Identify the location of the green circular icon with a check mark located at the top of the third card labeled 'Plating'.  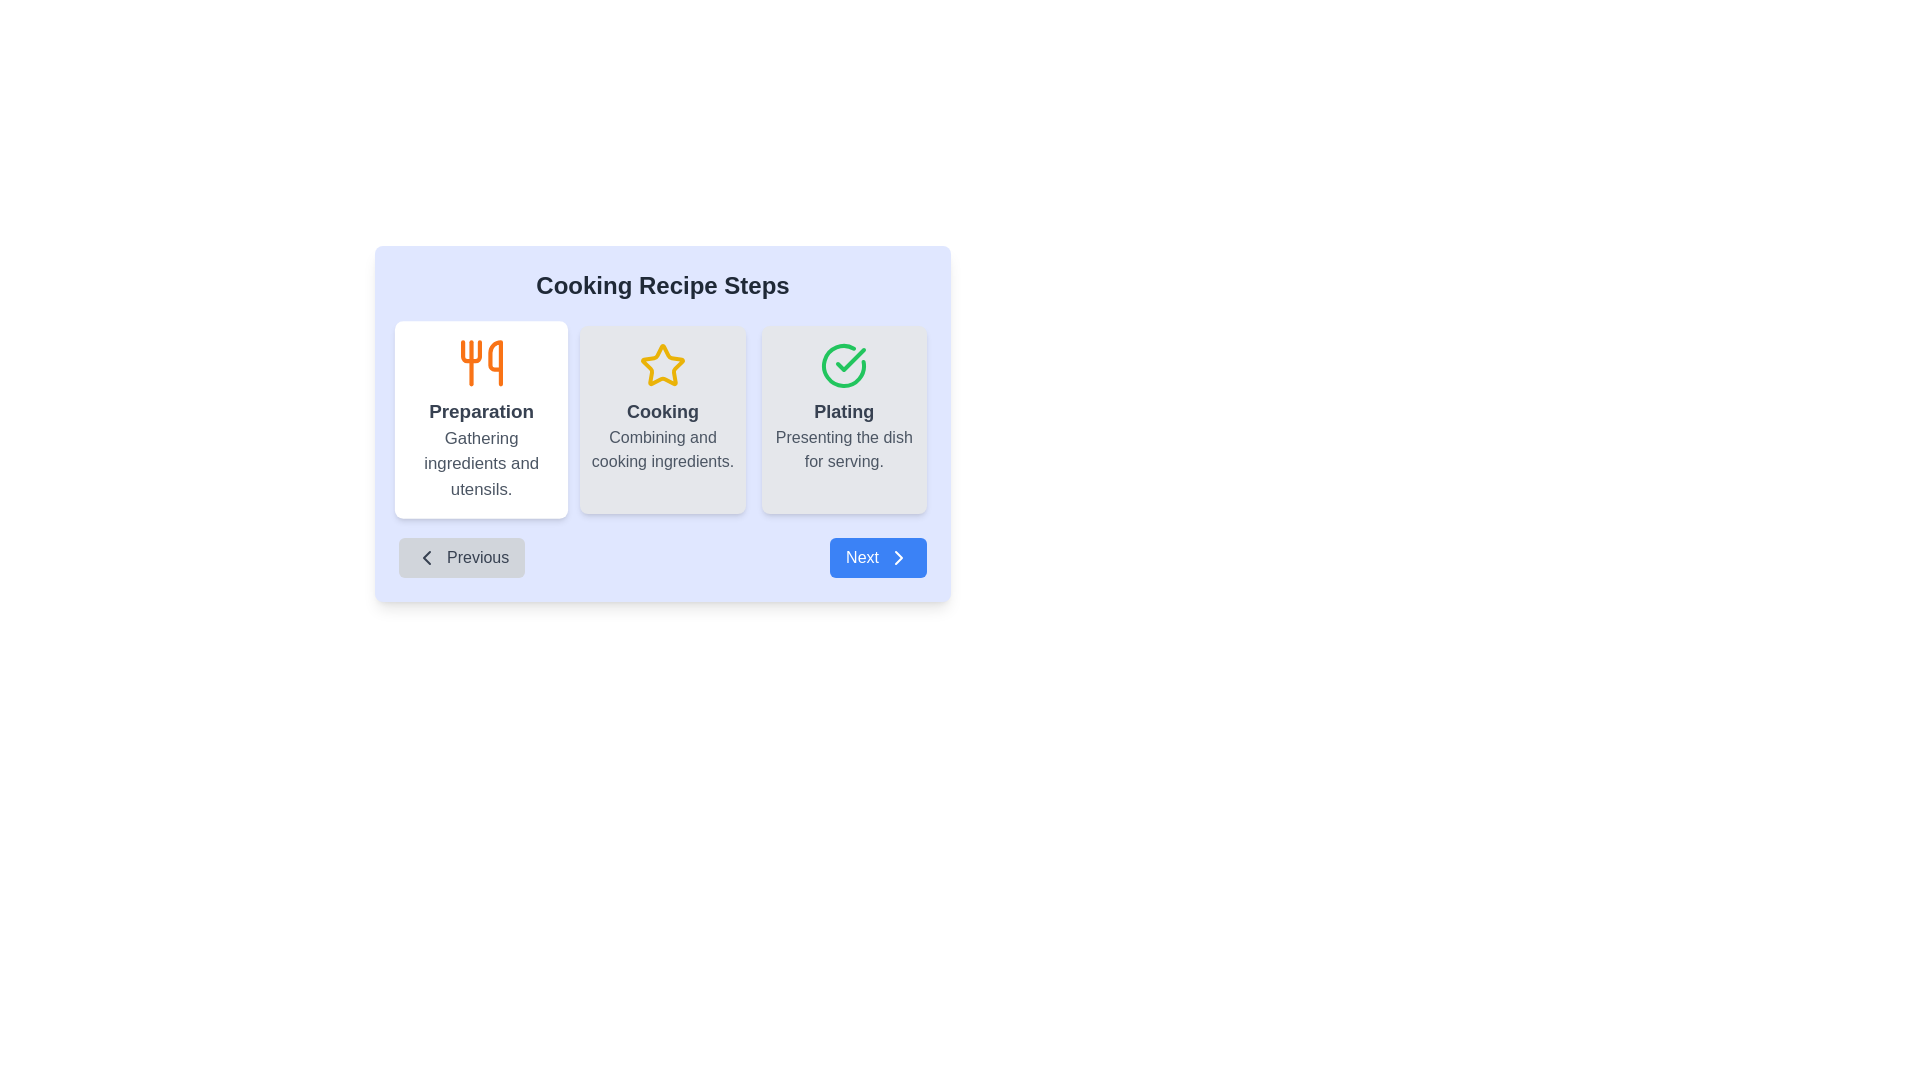
(844, 366).